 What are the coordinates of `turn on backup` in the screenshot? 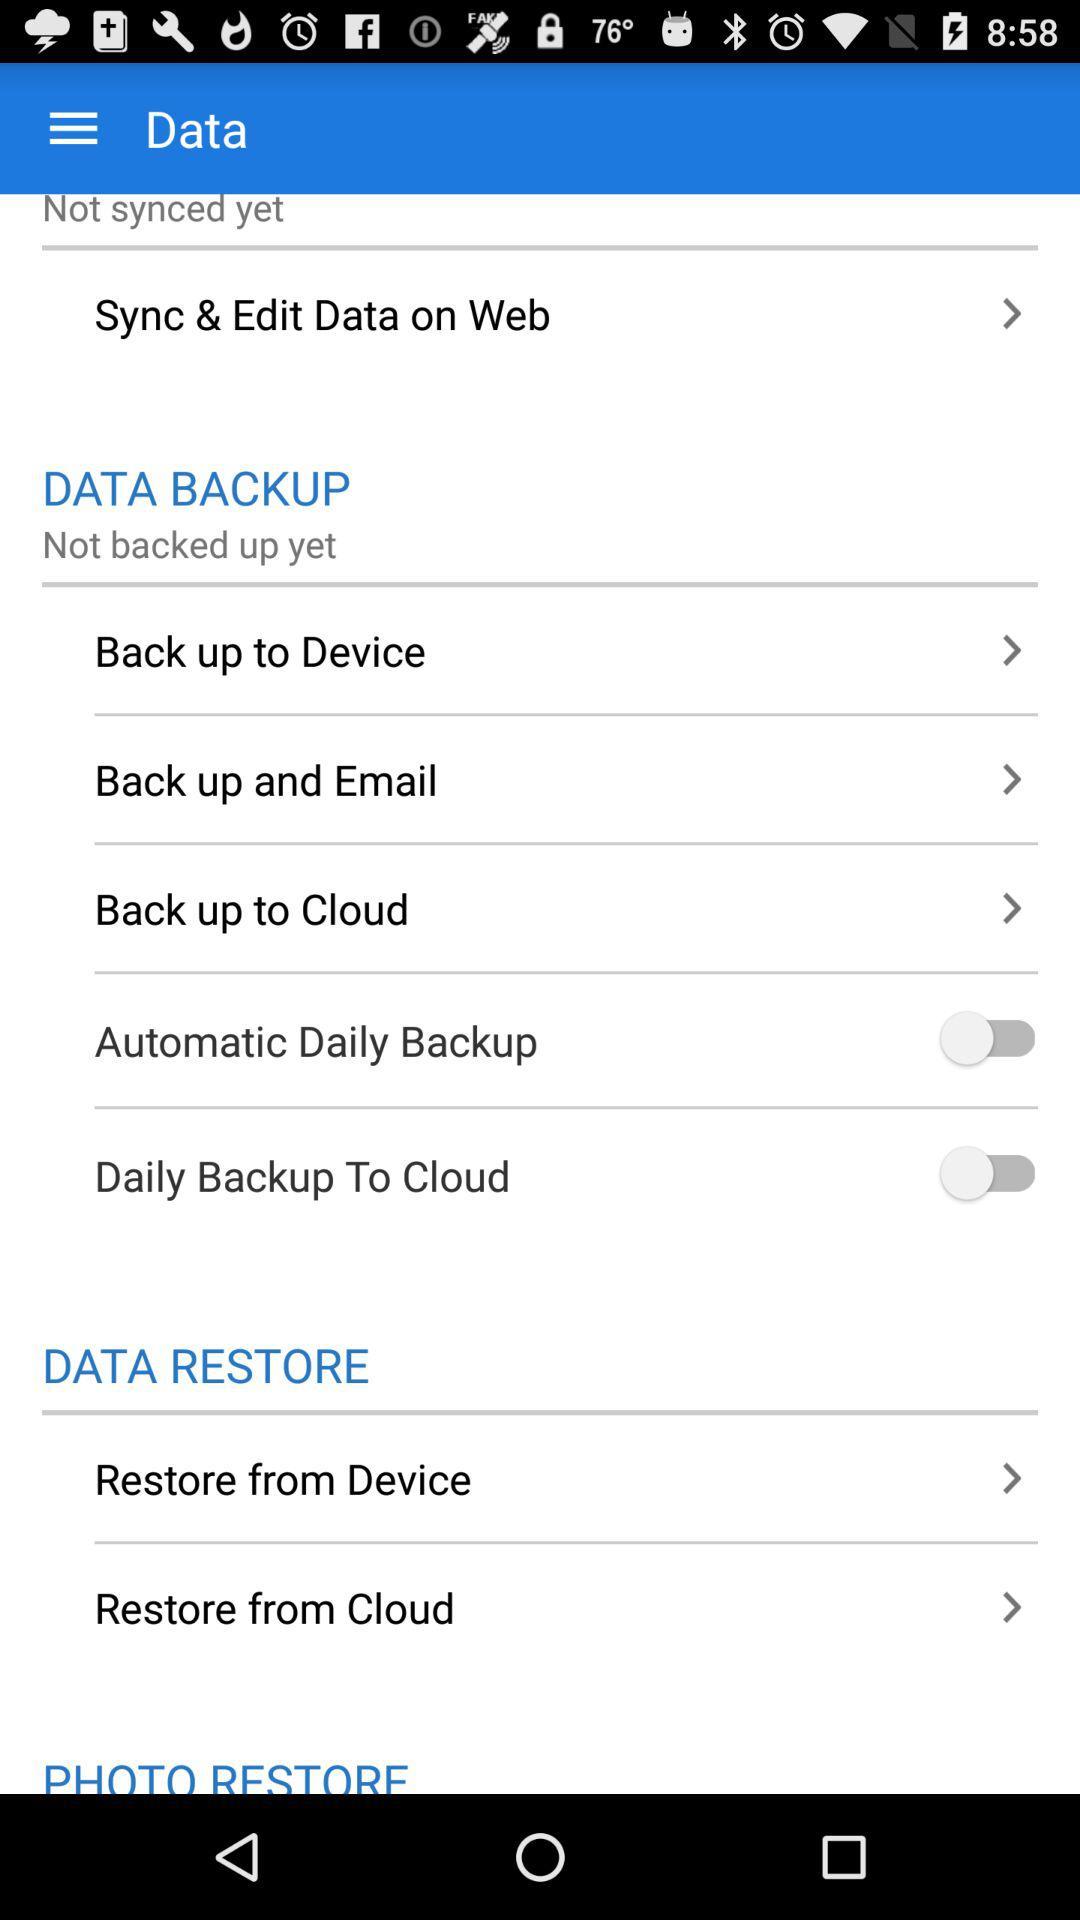 It's located at (984, 1175).